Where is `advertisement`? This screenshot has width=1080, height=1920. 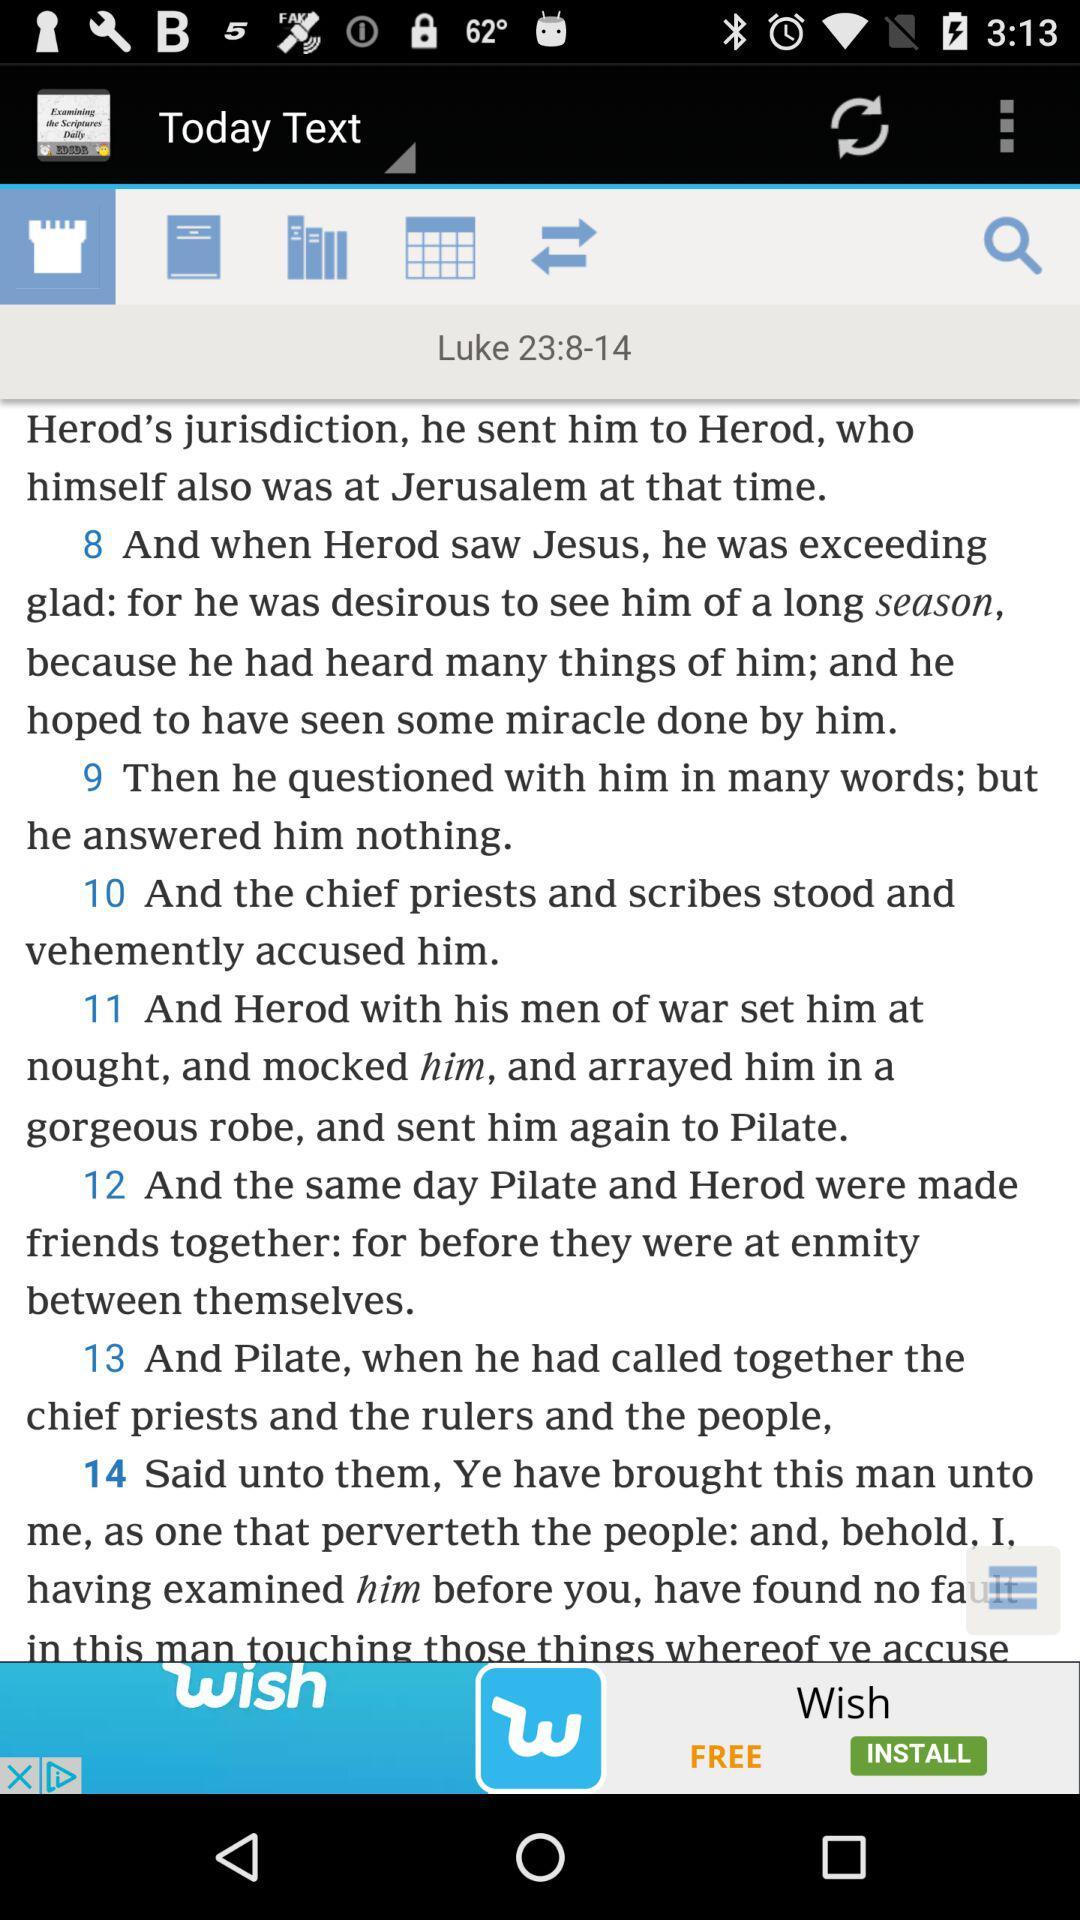
advertisement is located at coordinates (540, 1727).